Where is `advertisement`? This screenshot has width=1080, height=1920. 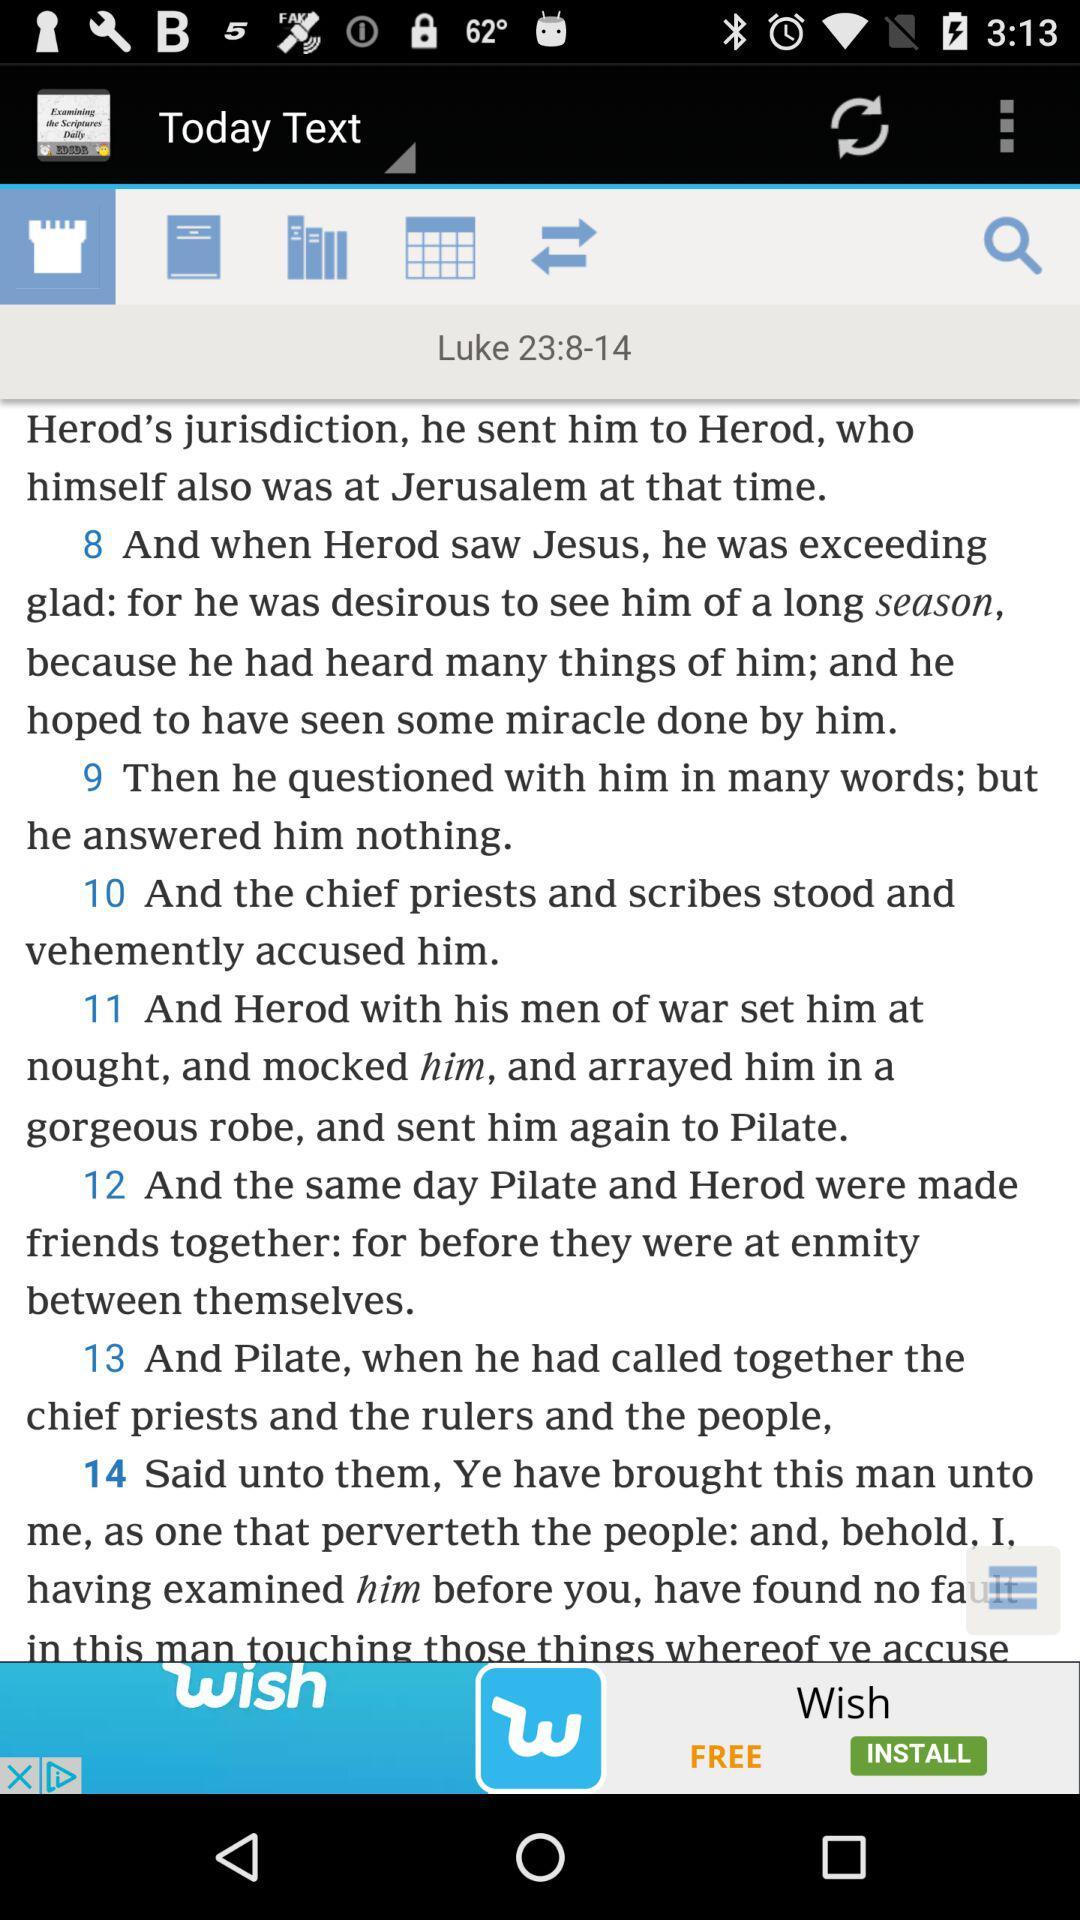
advertisement is located at coordinates (540, 1727).